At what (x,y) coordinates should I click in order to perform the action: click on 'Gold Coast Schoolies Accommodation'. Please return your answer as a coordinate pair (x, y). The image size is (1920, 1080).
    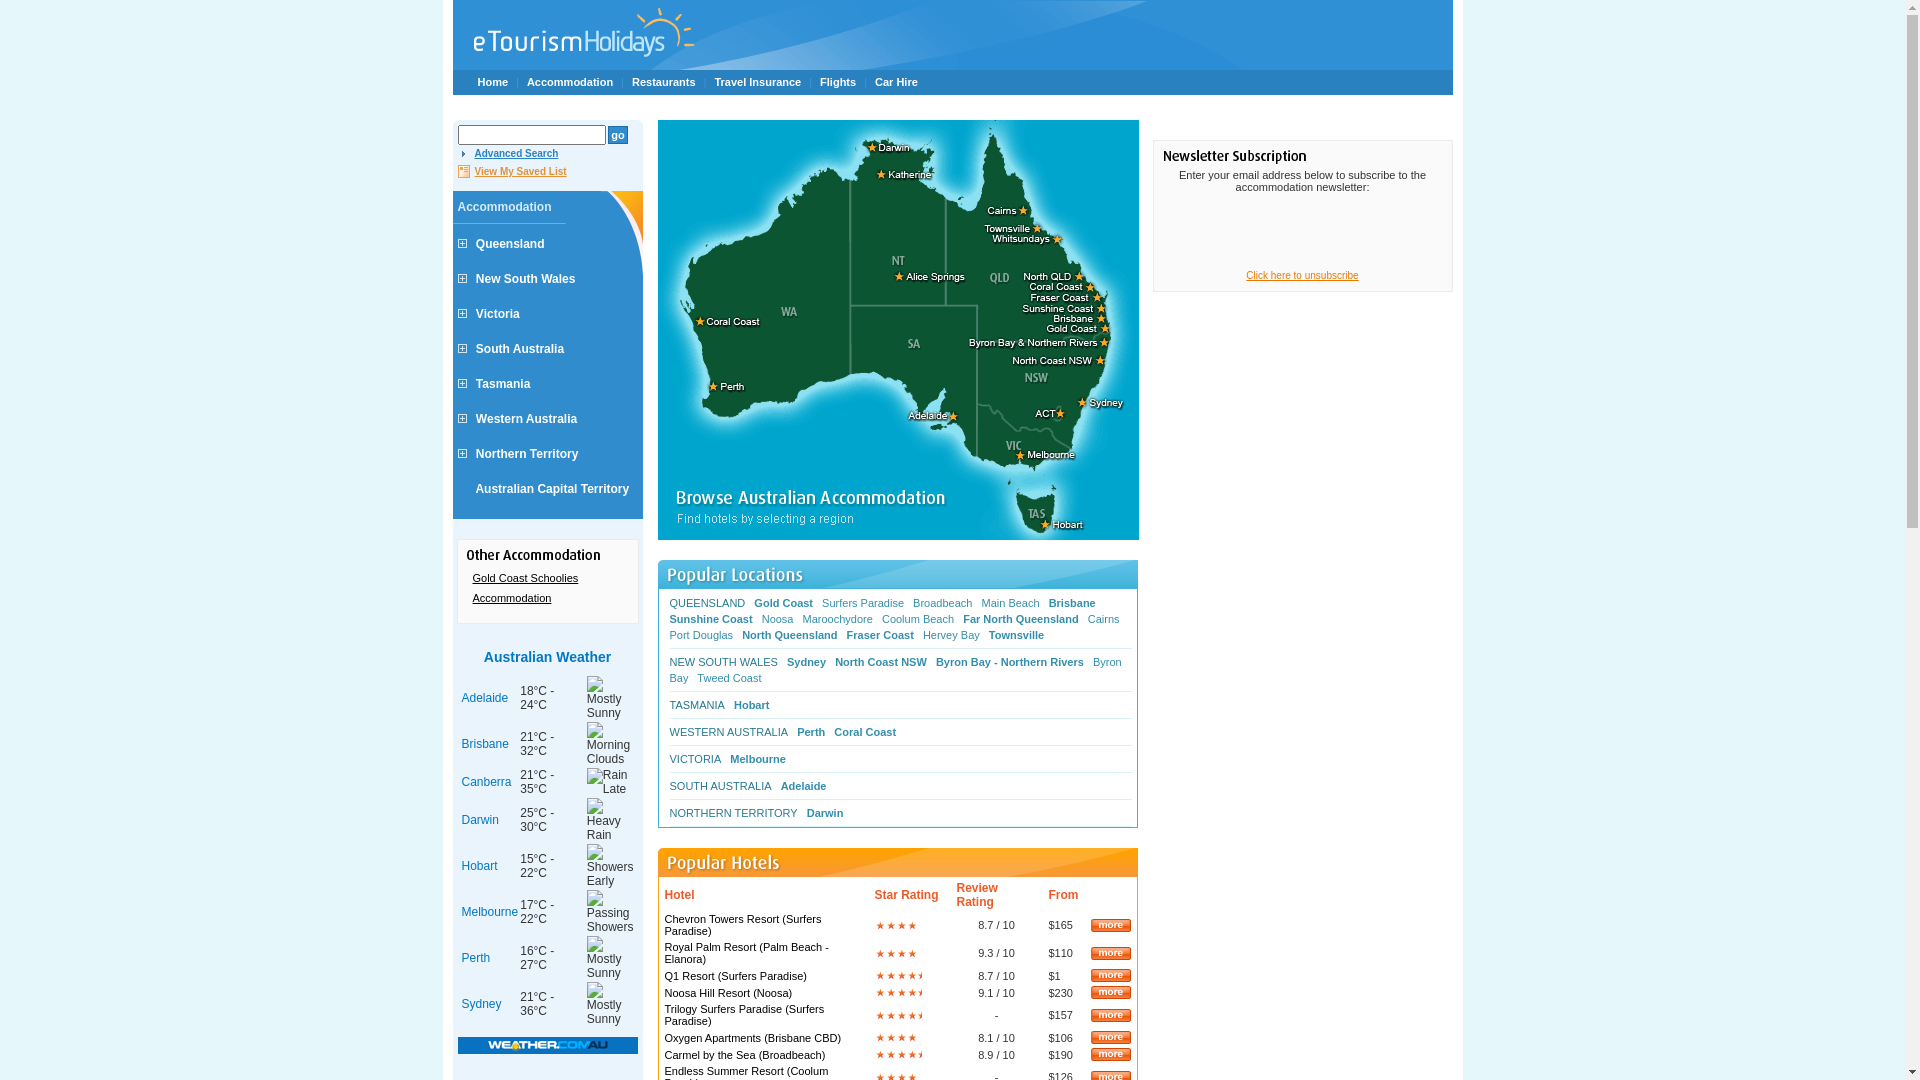
    Looking at the image, I should click on (547, 586).